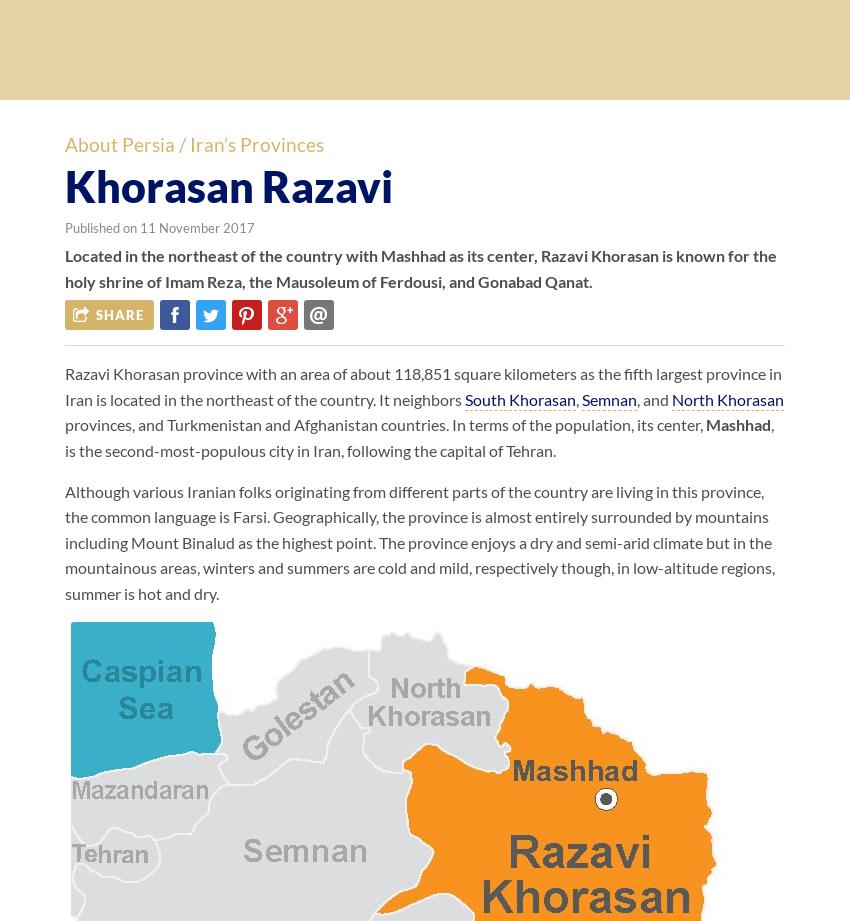  What do you see at coordinates (423, 385) in the screenshot?
I see `'Razavi Khorasan province with an area of about 118,851 square kilometers as the fifth largest province in Iran is located in the northeast of the country. It neighbors'` at bounding box center [423, 385].